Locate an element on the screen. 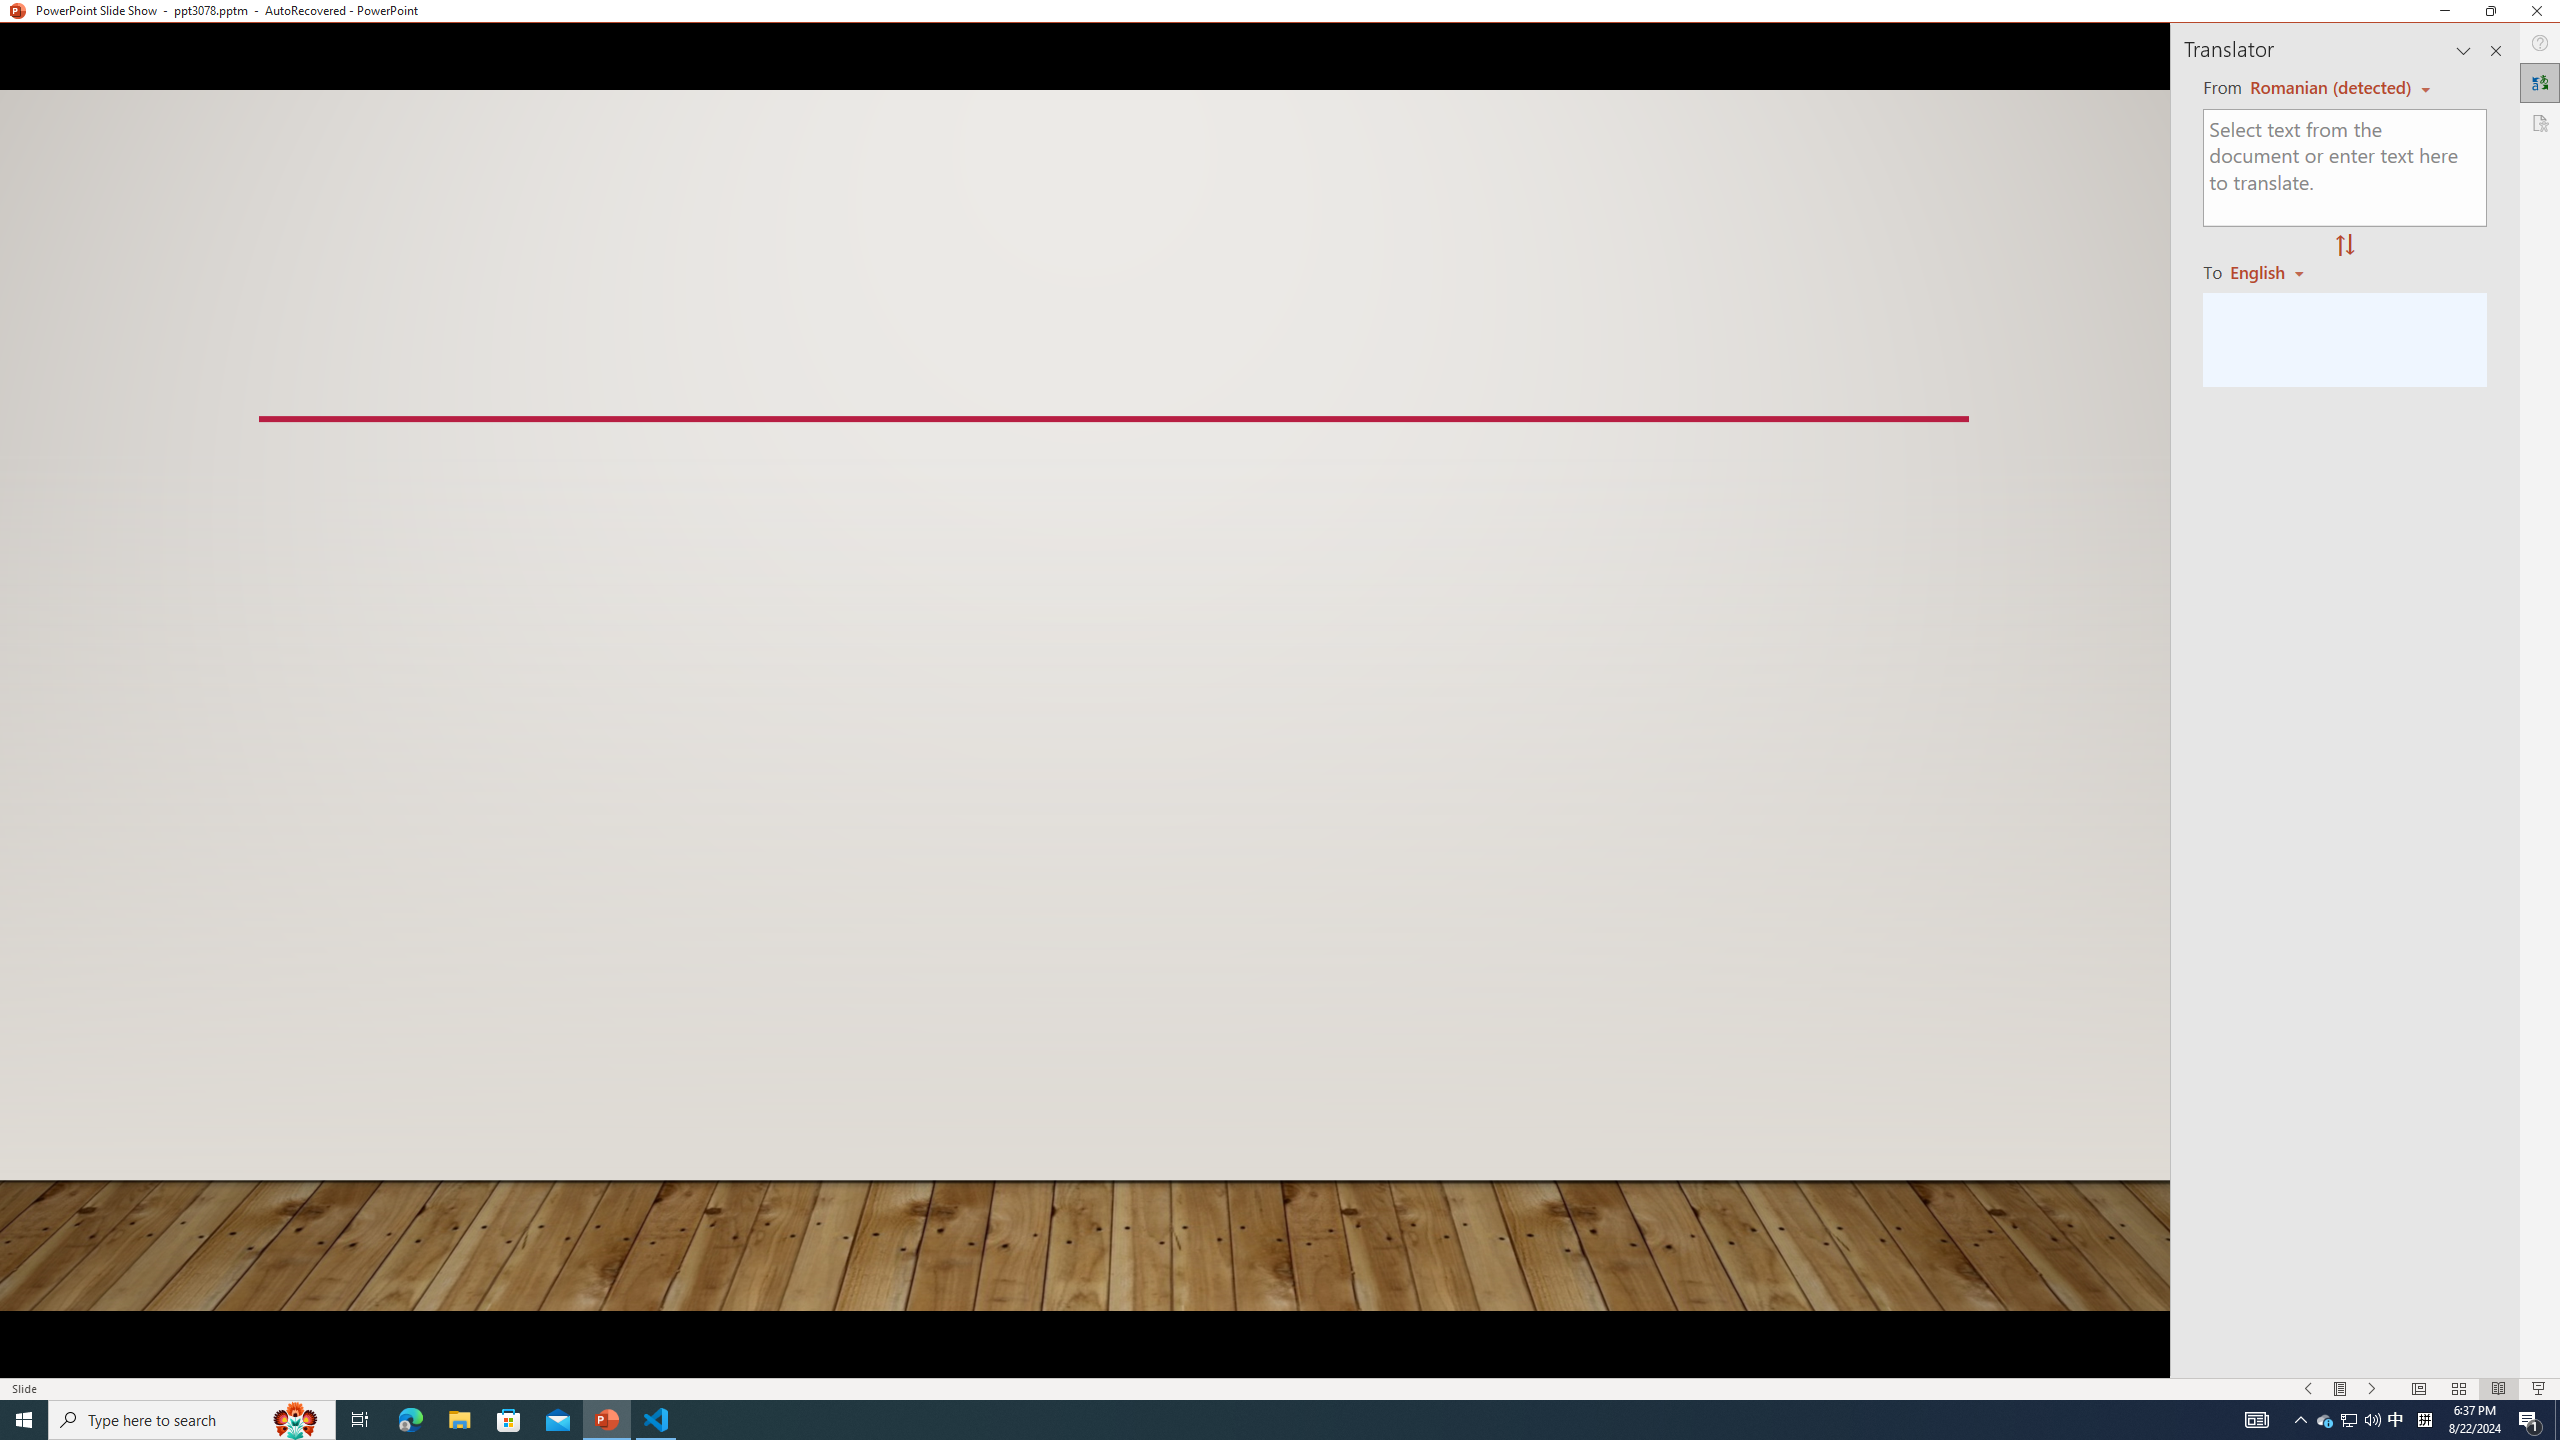 Image resolution: width=2560 pixels, height=1440 pixels. 'Close pane' is located at coordinates (2495, 50).